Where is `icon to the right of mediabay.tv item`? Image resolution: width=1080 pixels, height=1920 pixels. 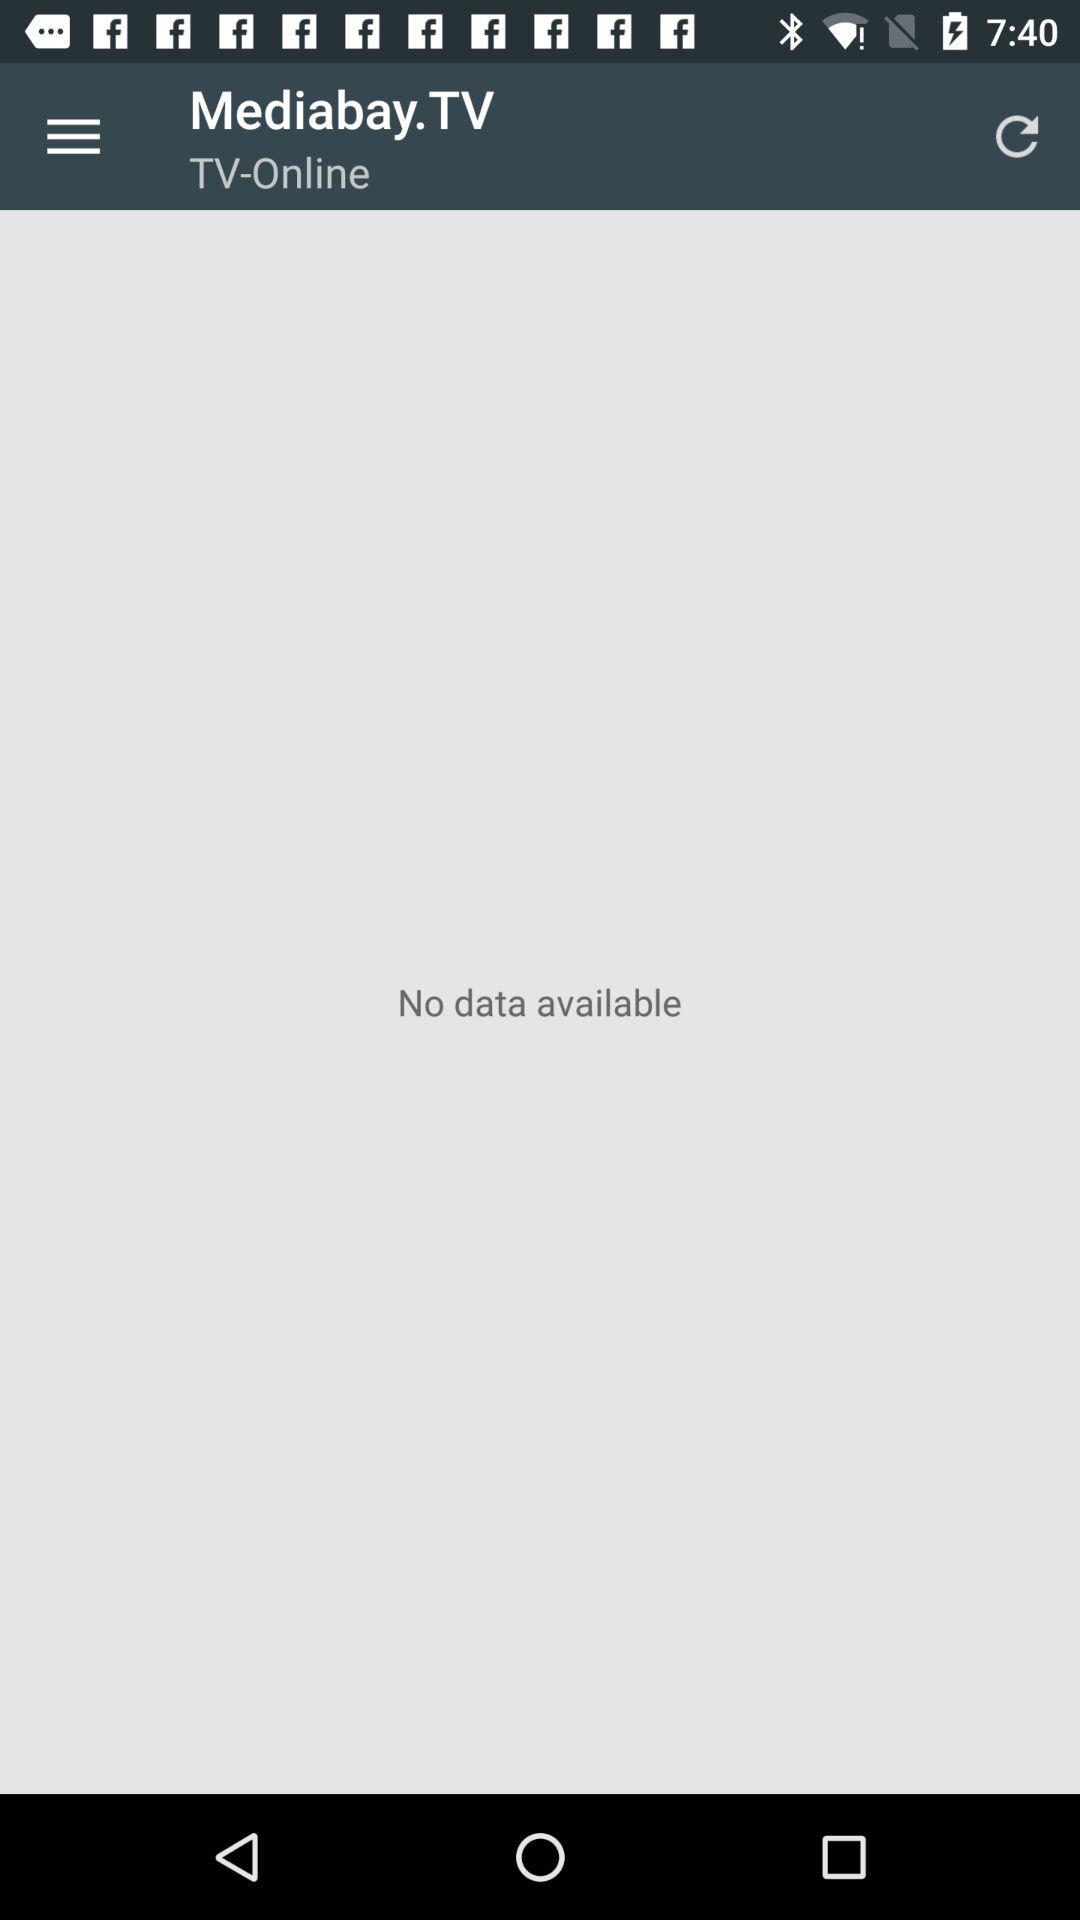
icon to the right of mediabay.tv item is located at coordinates (1017, 135).